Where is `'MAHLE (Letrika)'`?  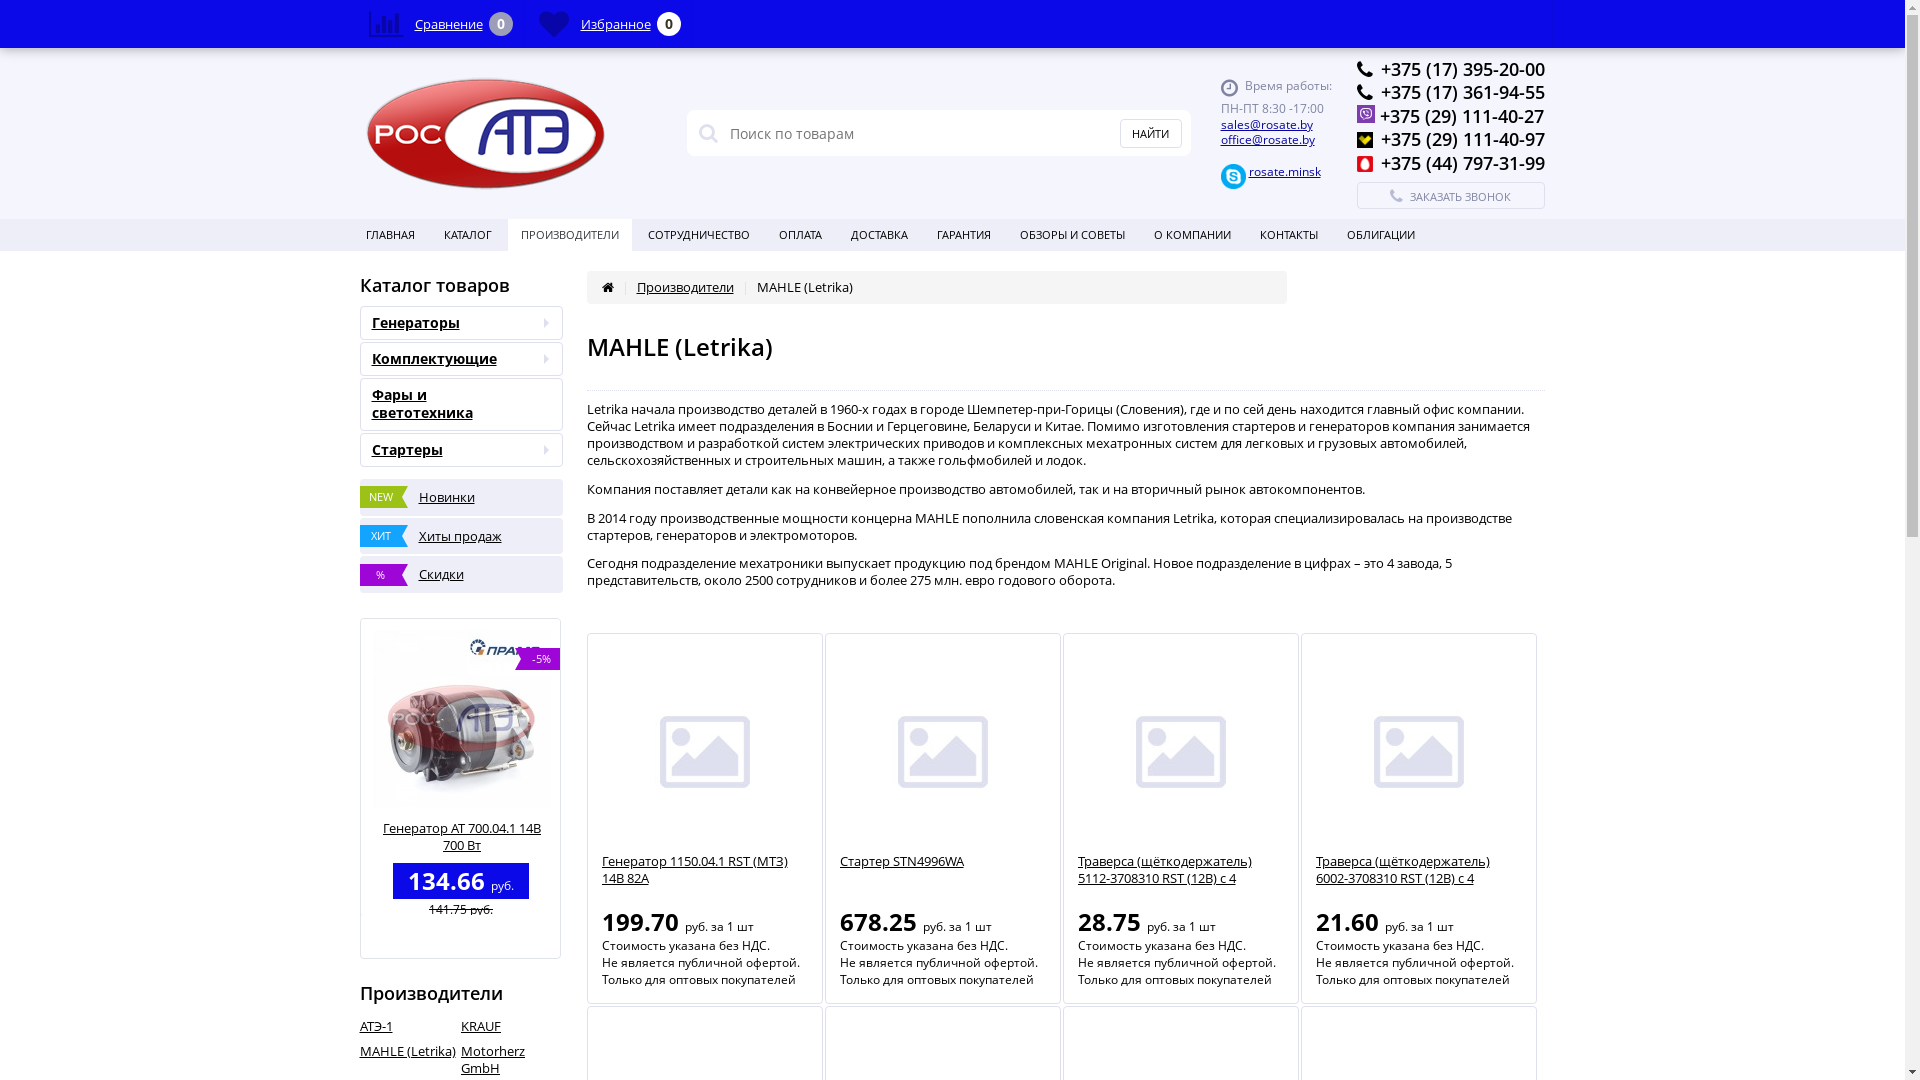
'MAHLE (Letrika)' is located at coordinates (360, 1050).